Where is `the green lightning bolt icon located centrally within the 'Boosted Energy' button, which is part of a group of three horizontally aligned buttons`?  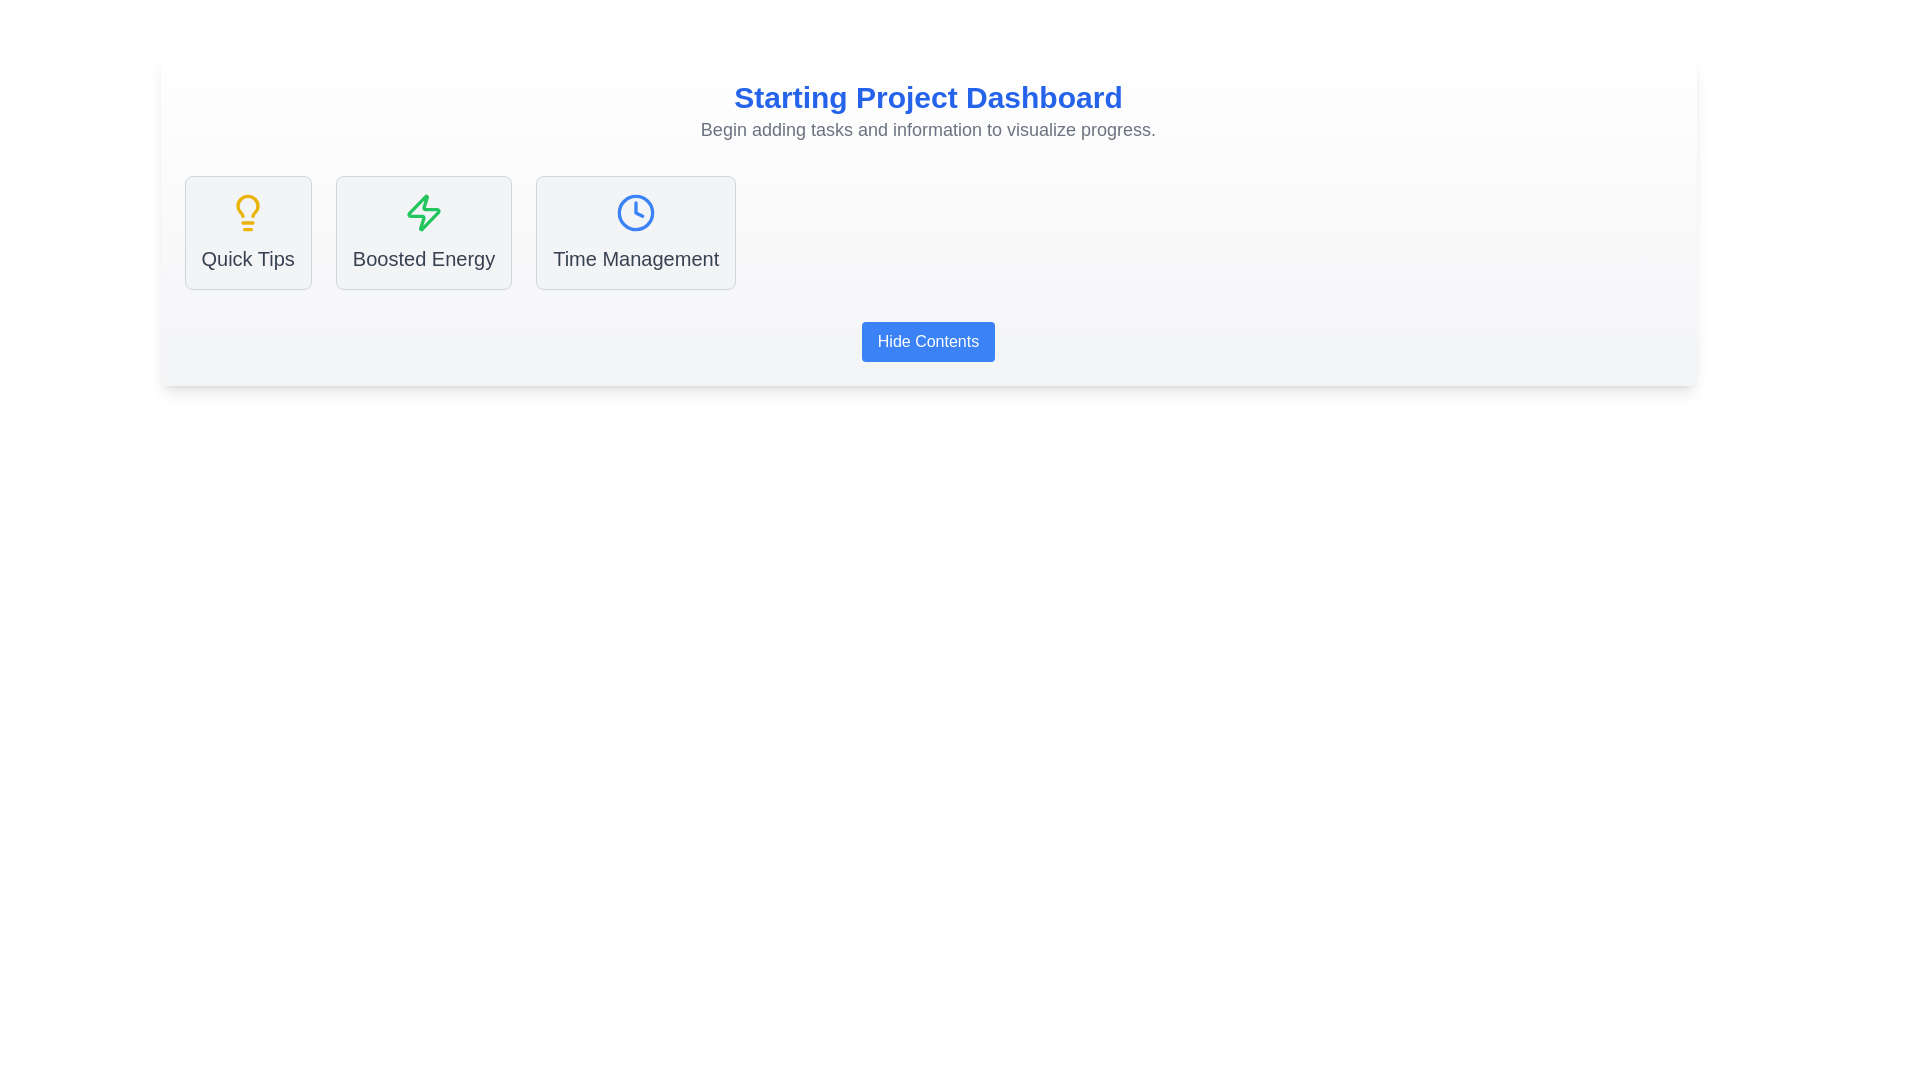 the green lightning bolt icon located centrally within the 'Boosted Energy' button, which is part of a group of three horizontally aligned buttons is located at coordinates (422, 212).